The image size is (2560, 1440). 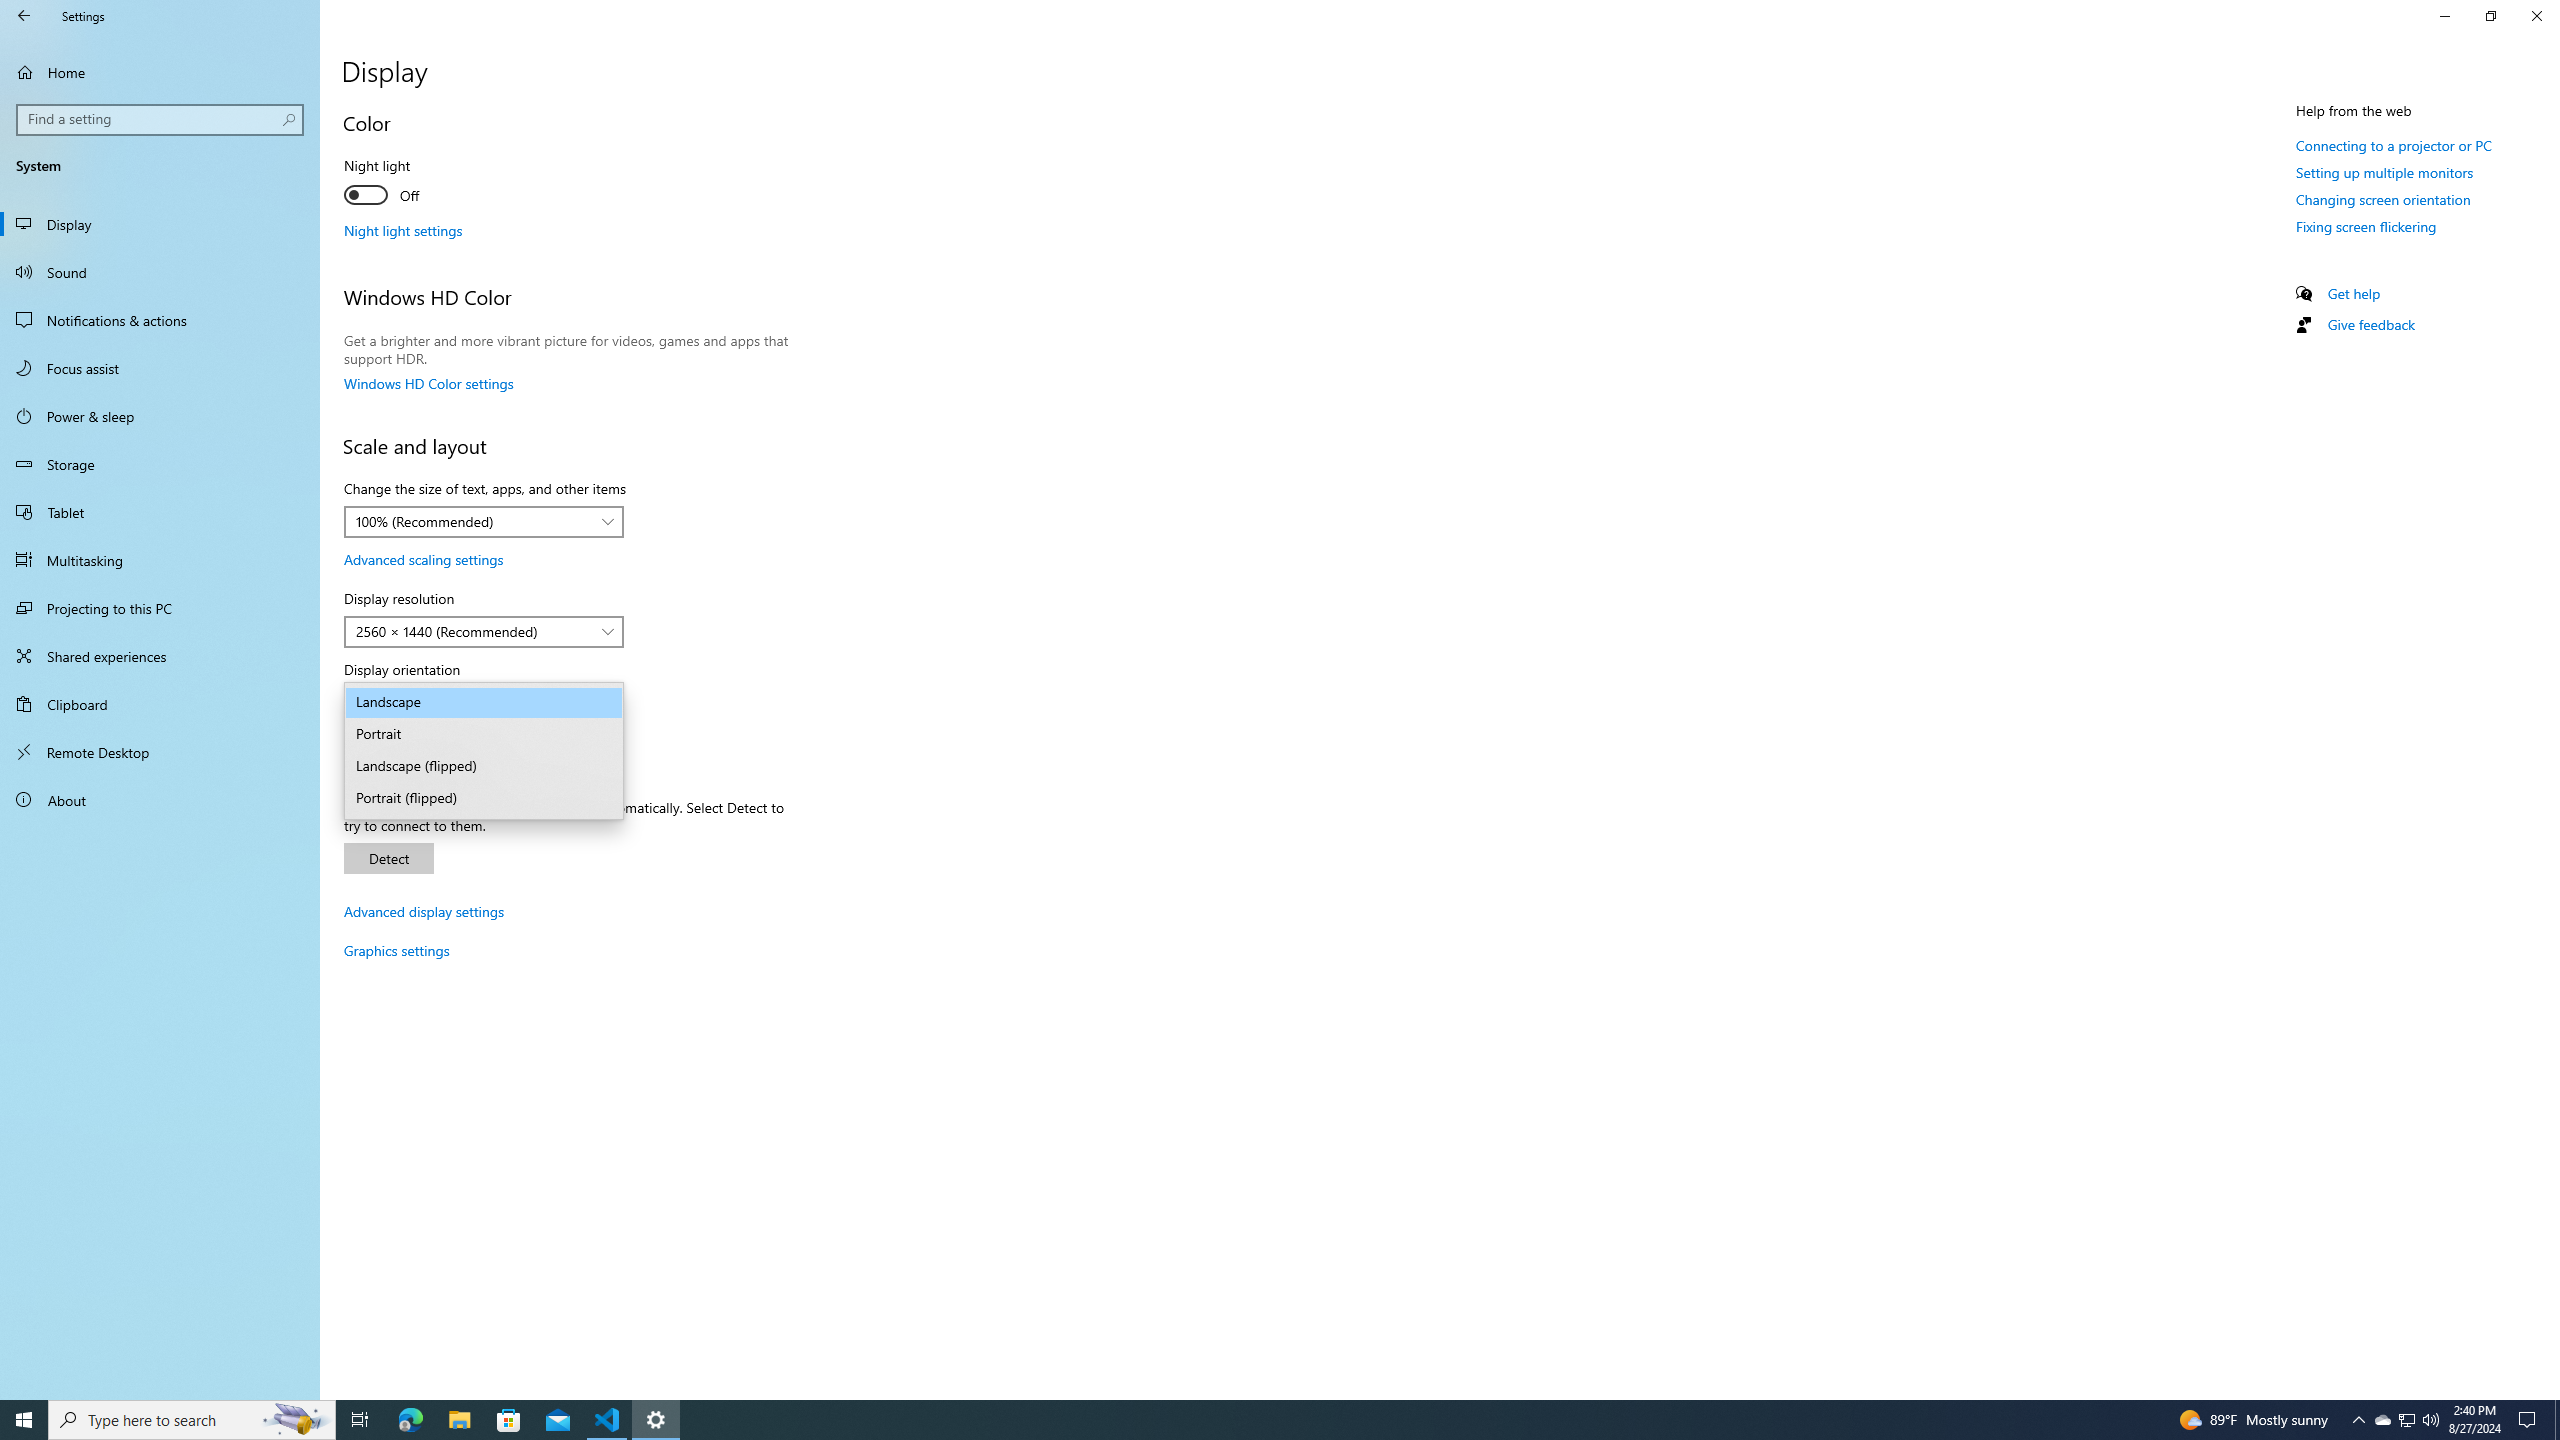 What do you see at coordinates (388, 857) in the screenshot?
I see `'Detect'` at bounding box center [388, 857].